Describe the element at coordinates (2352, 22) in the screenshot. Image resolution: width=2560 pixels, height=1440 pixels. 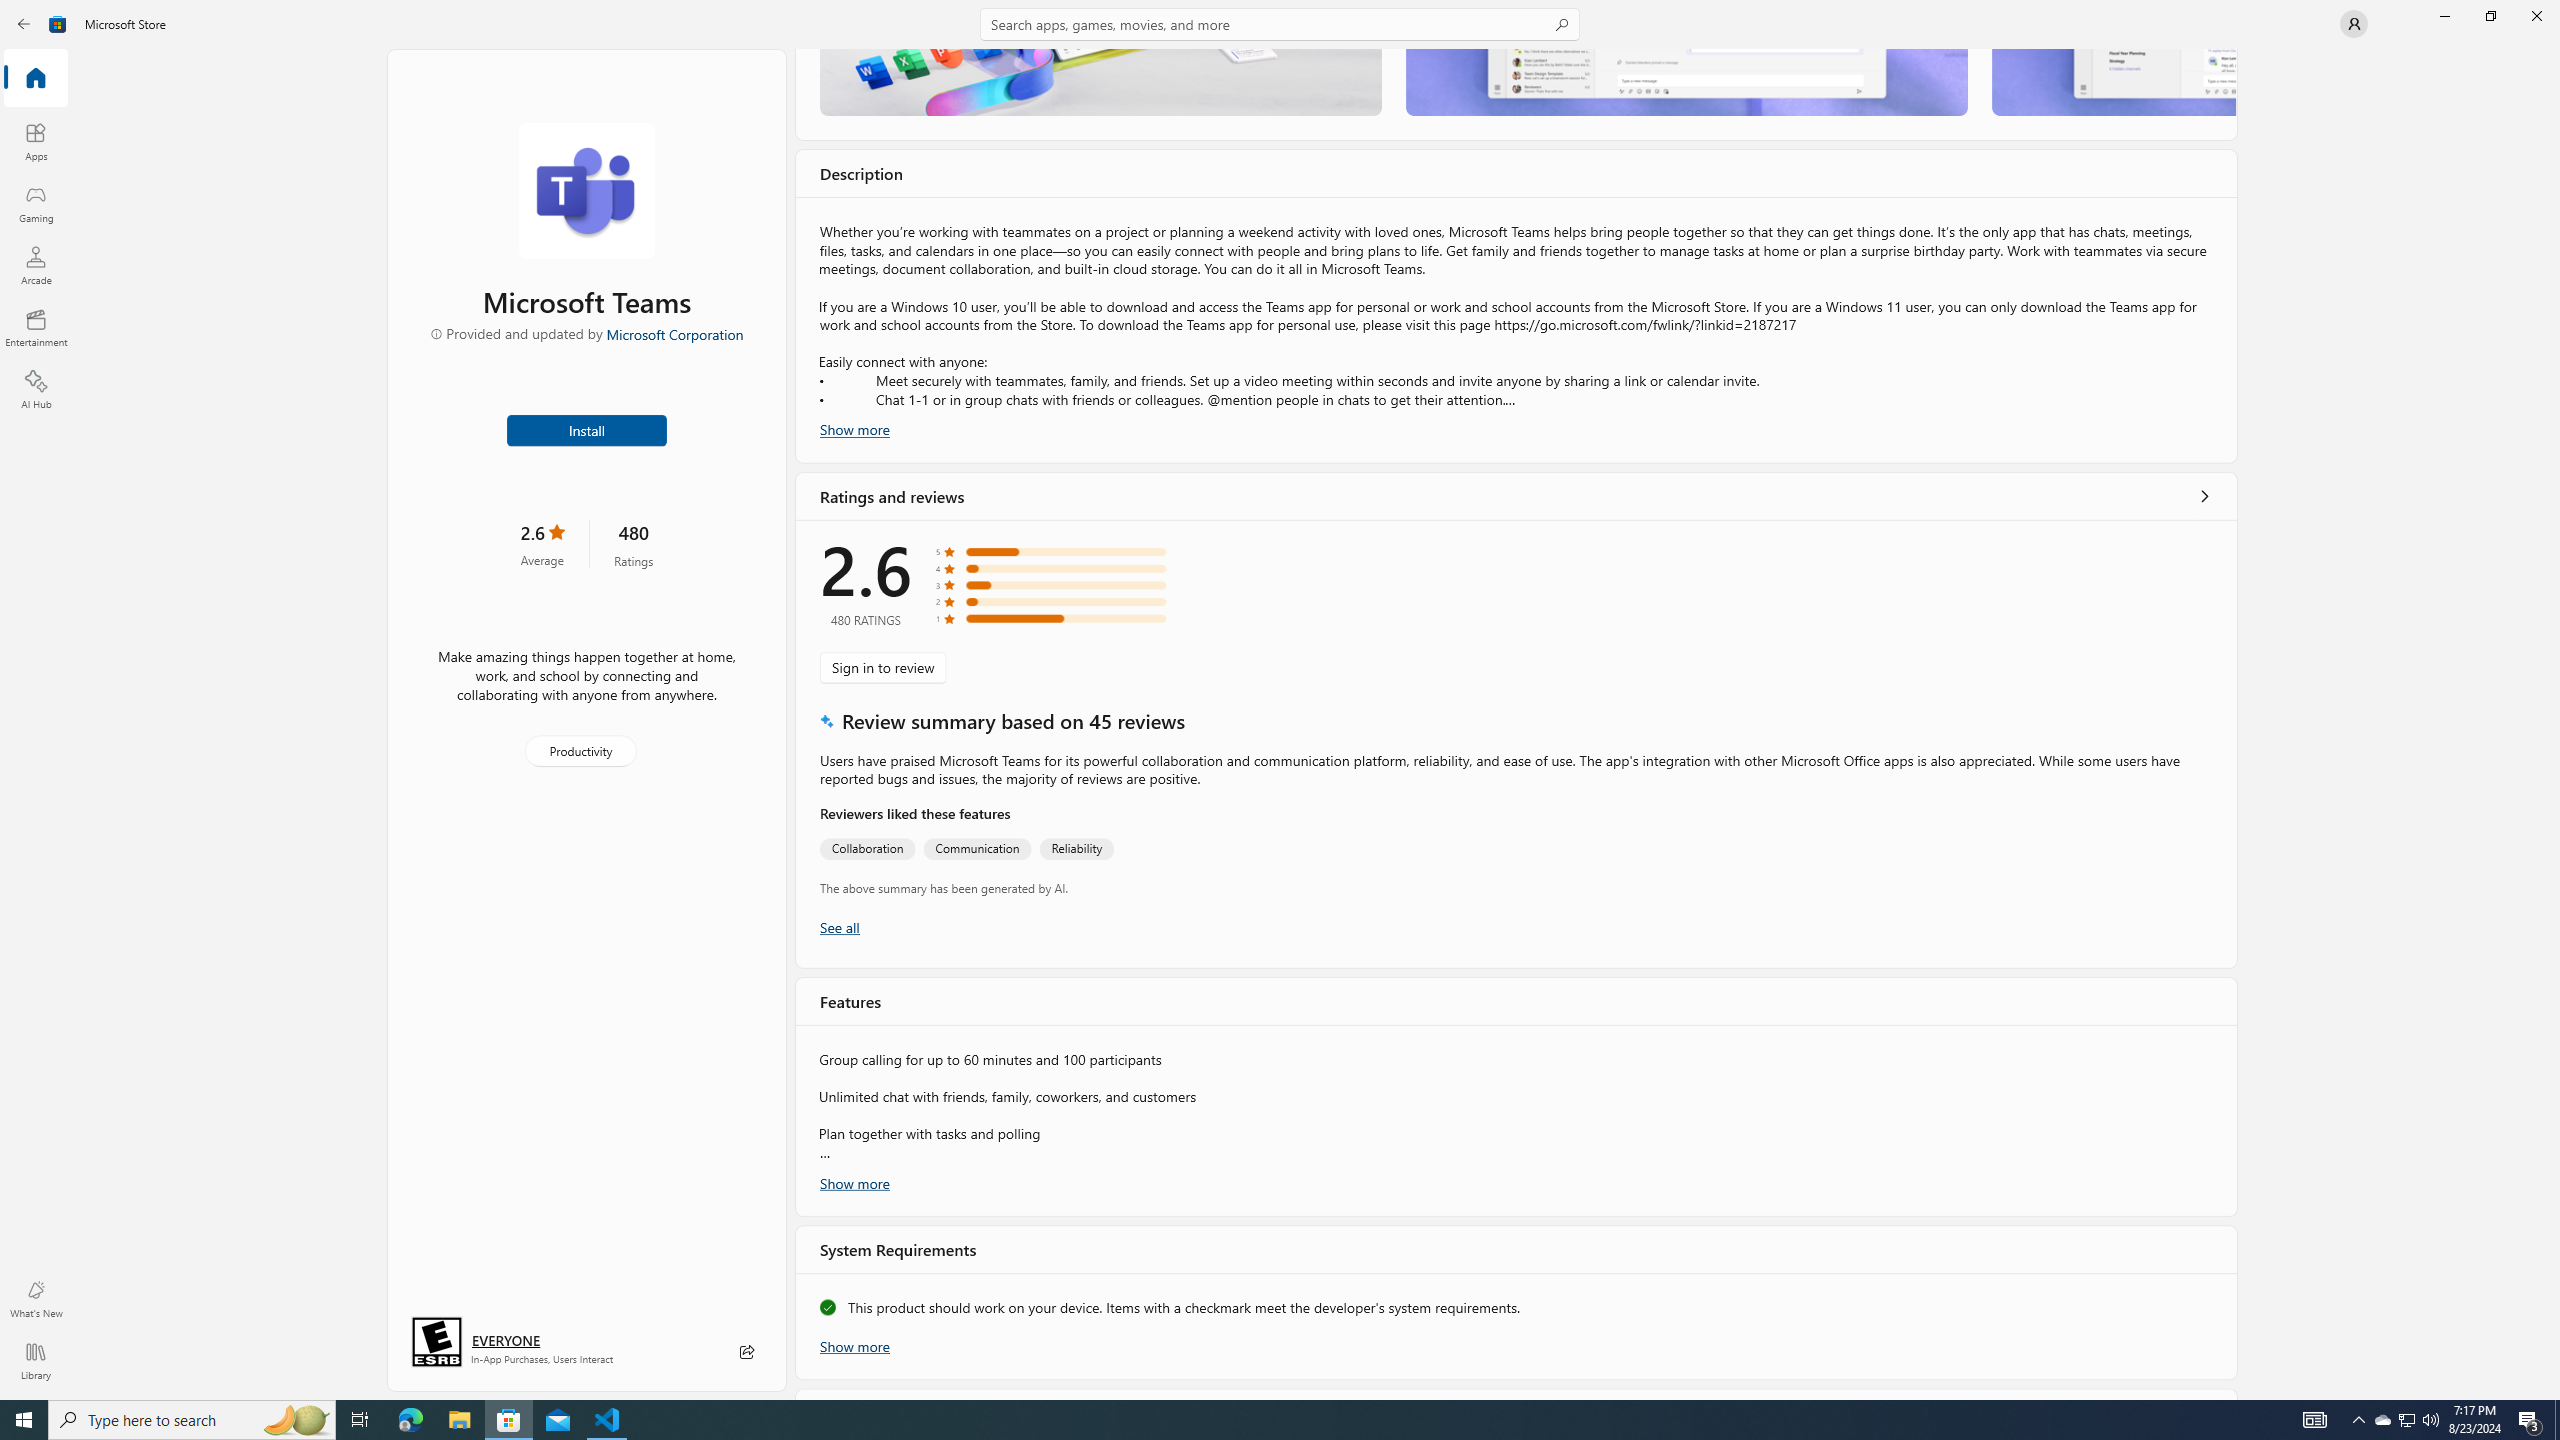
I see `'User profile'` at that location.